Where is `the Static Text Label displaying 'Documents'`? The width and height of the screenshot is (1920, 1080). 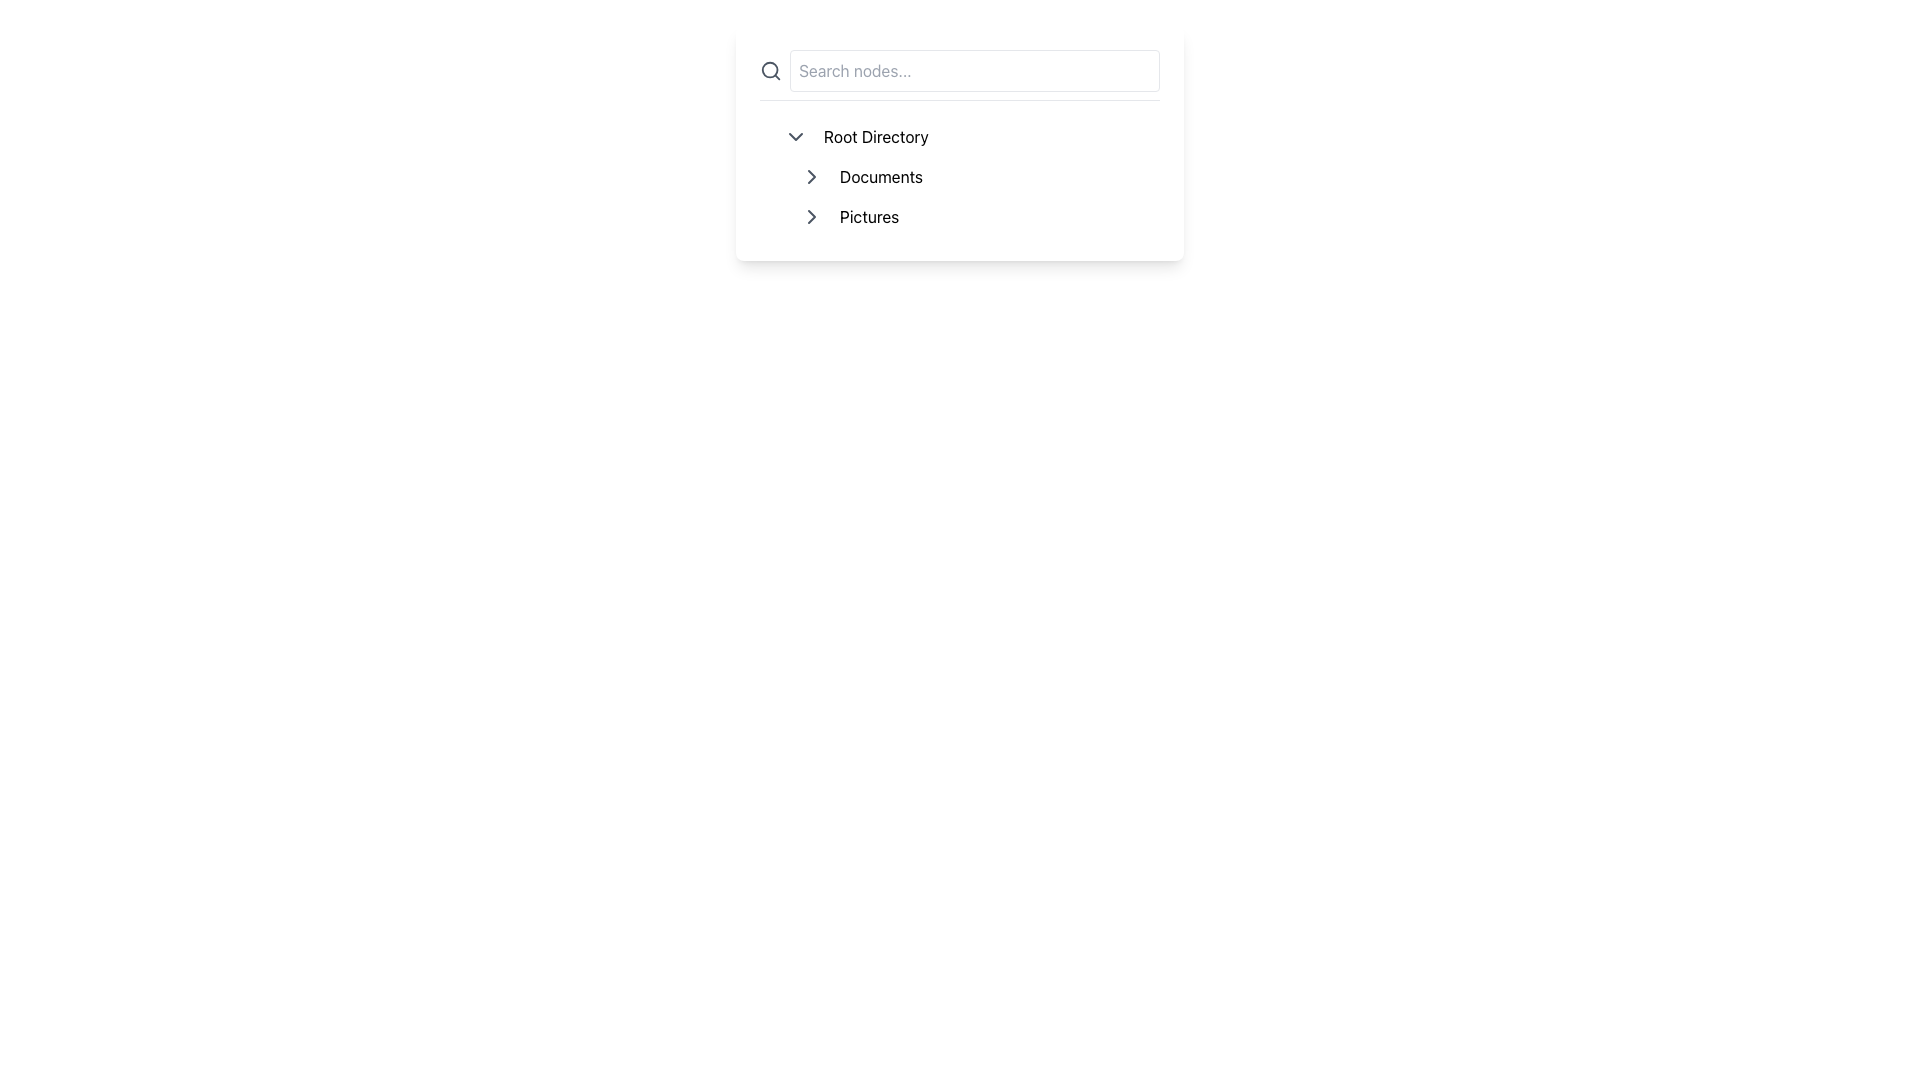 the Static Text Label displaying 'Documents' is located at coordinates (880, 176).